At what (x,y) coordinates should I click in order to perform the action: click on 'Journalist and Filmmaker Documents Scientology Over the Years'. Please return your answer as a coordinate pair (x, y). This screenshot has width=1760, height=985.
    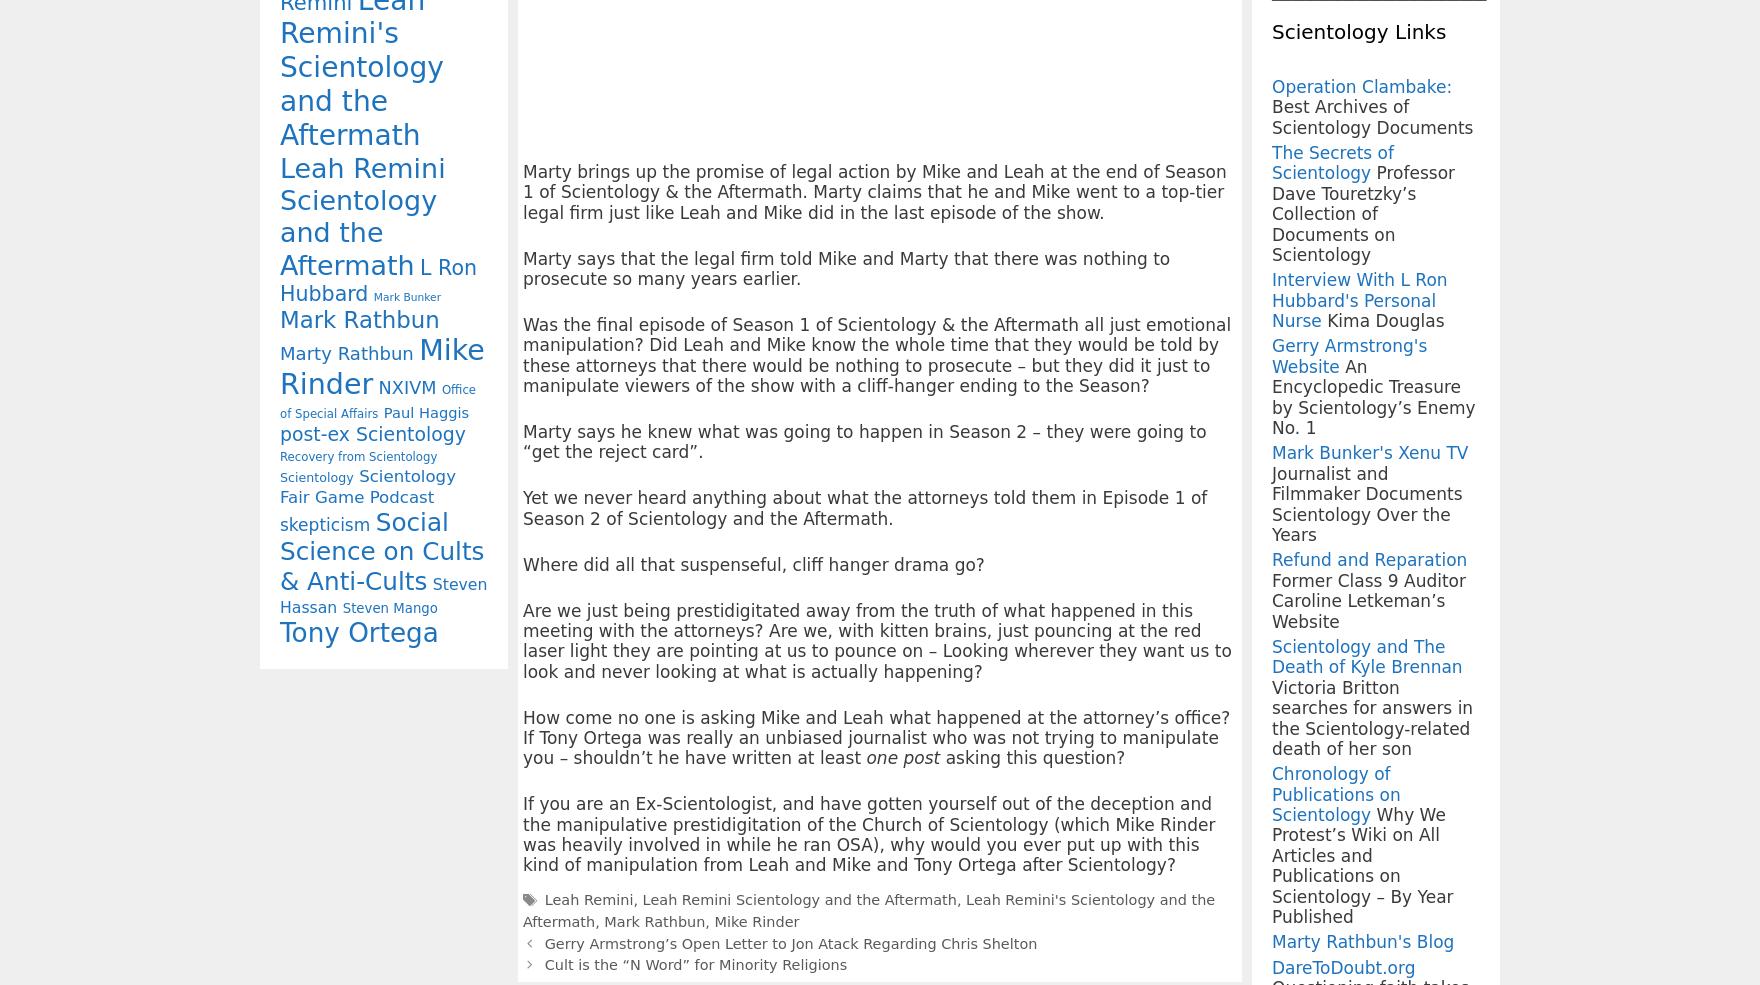
    Looking at the image, I should click on (1366, 504).